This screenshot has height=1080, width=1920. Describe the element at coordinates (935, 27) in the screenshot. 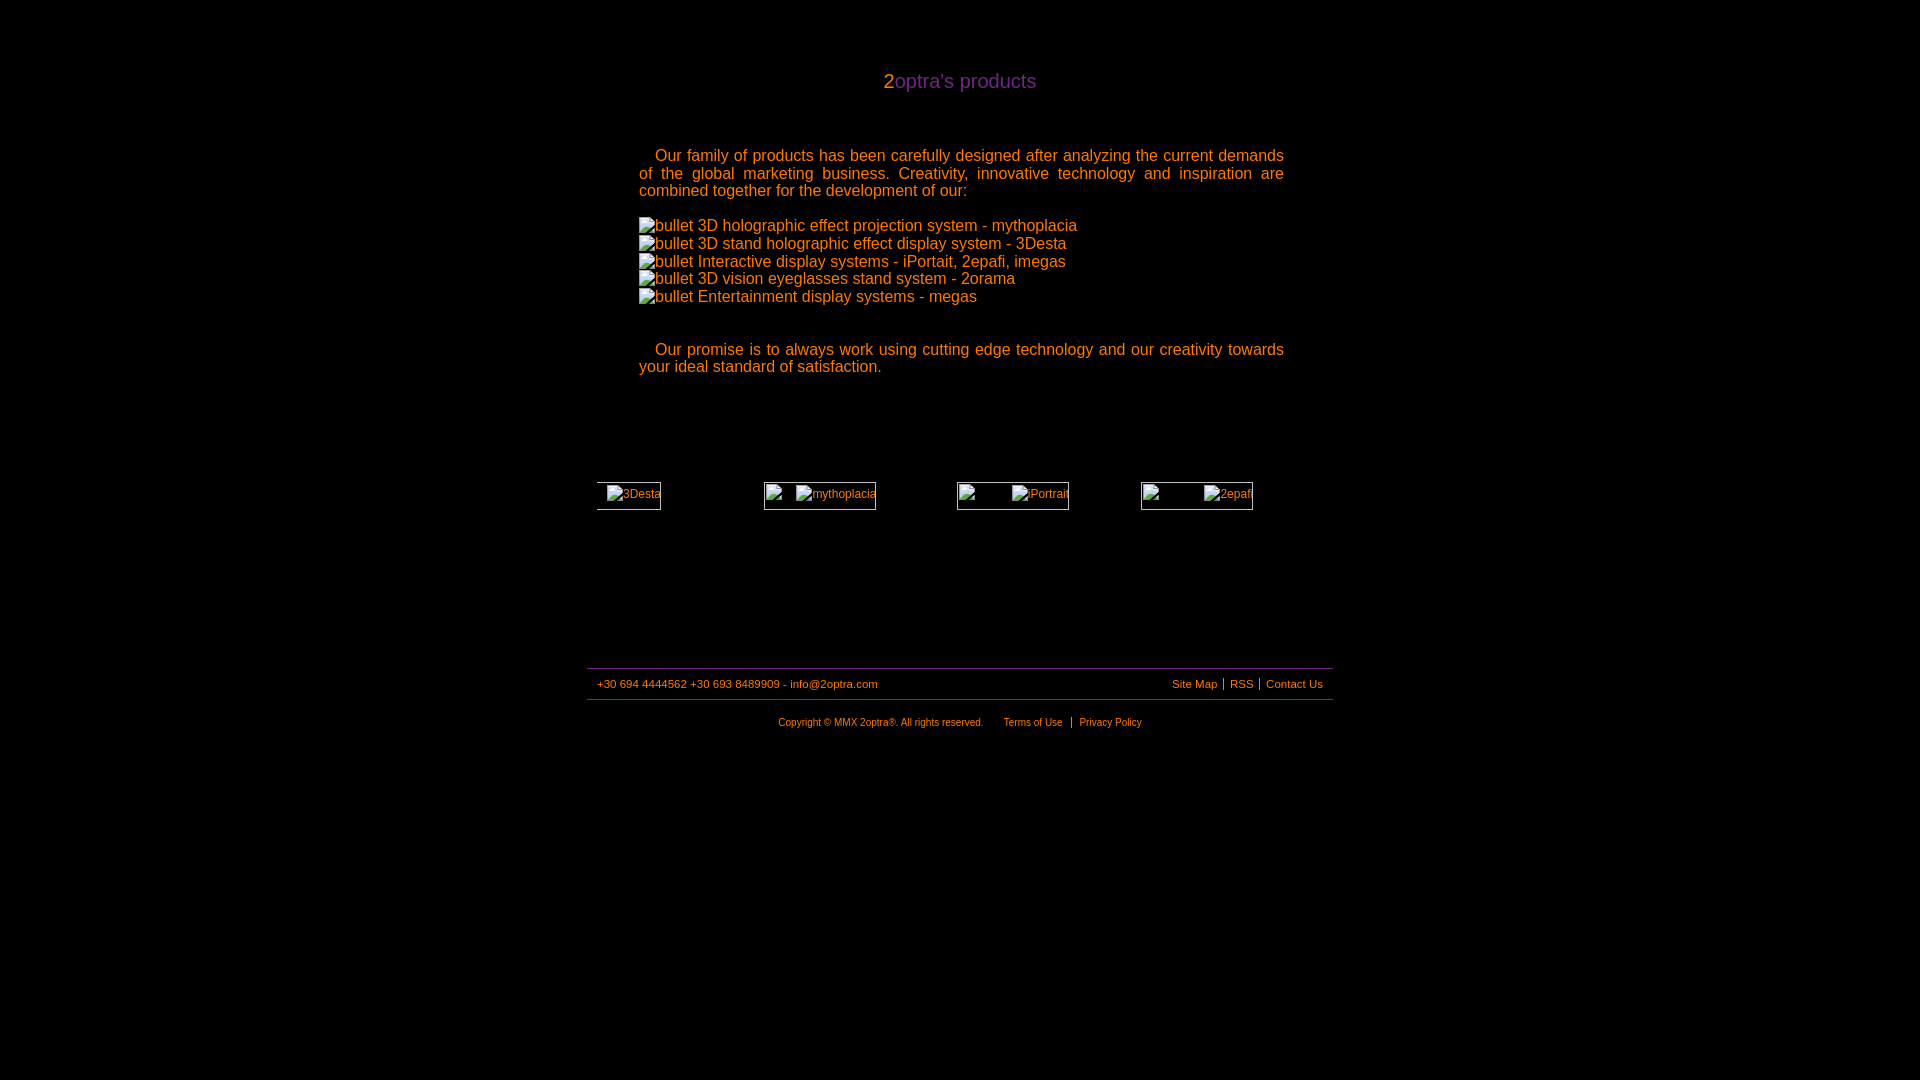

I see `'services'` at that location.